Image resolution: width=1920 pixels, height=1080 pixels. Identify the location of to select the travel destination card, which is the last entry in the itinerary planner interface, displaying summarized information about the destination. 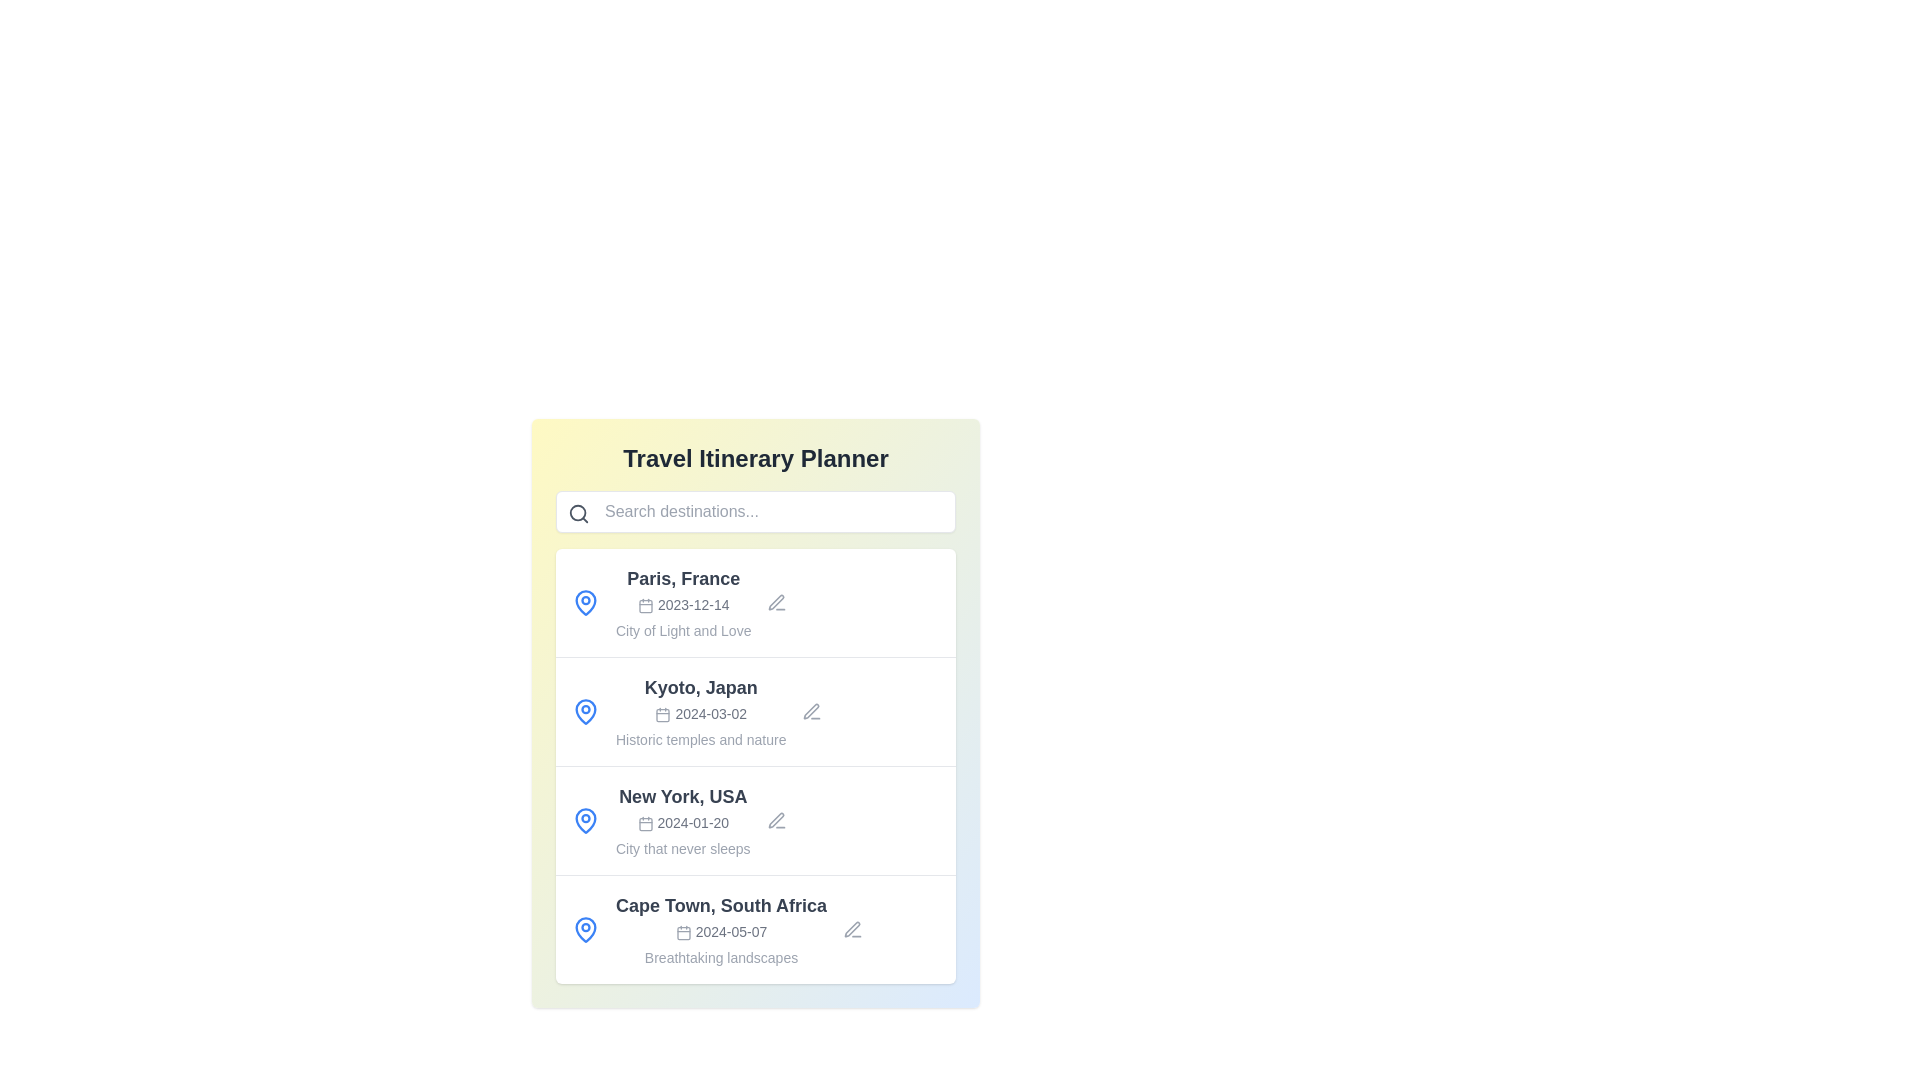
(754, 929).